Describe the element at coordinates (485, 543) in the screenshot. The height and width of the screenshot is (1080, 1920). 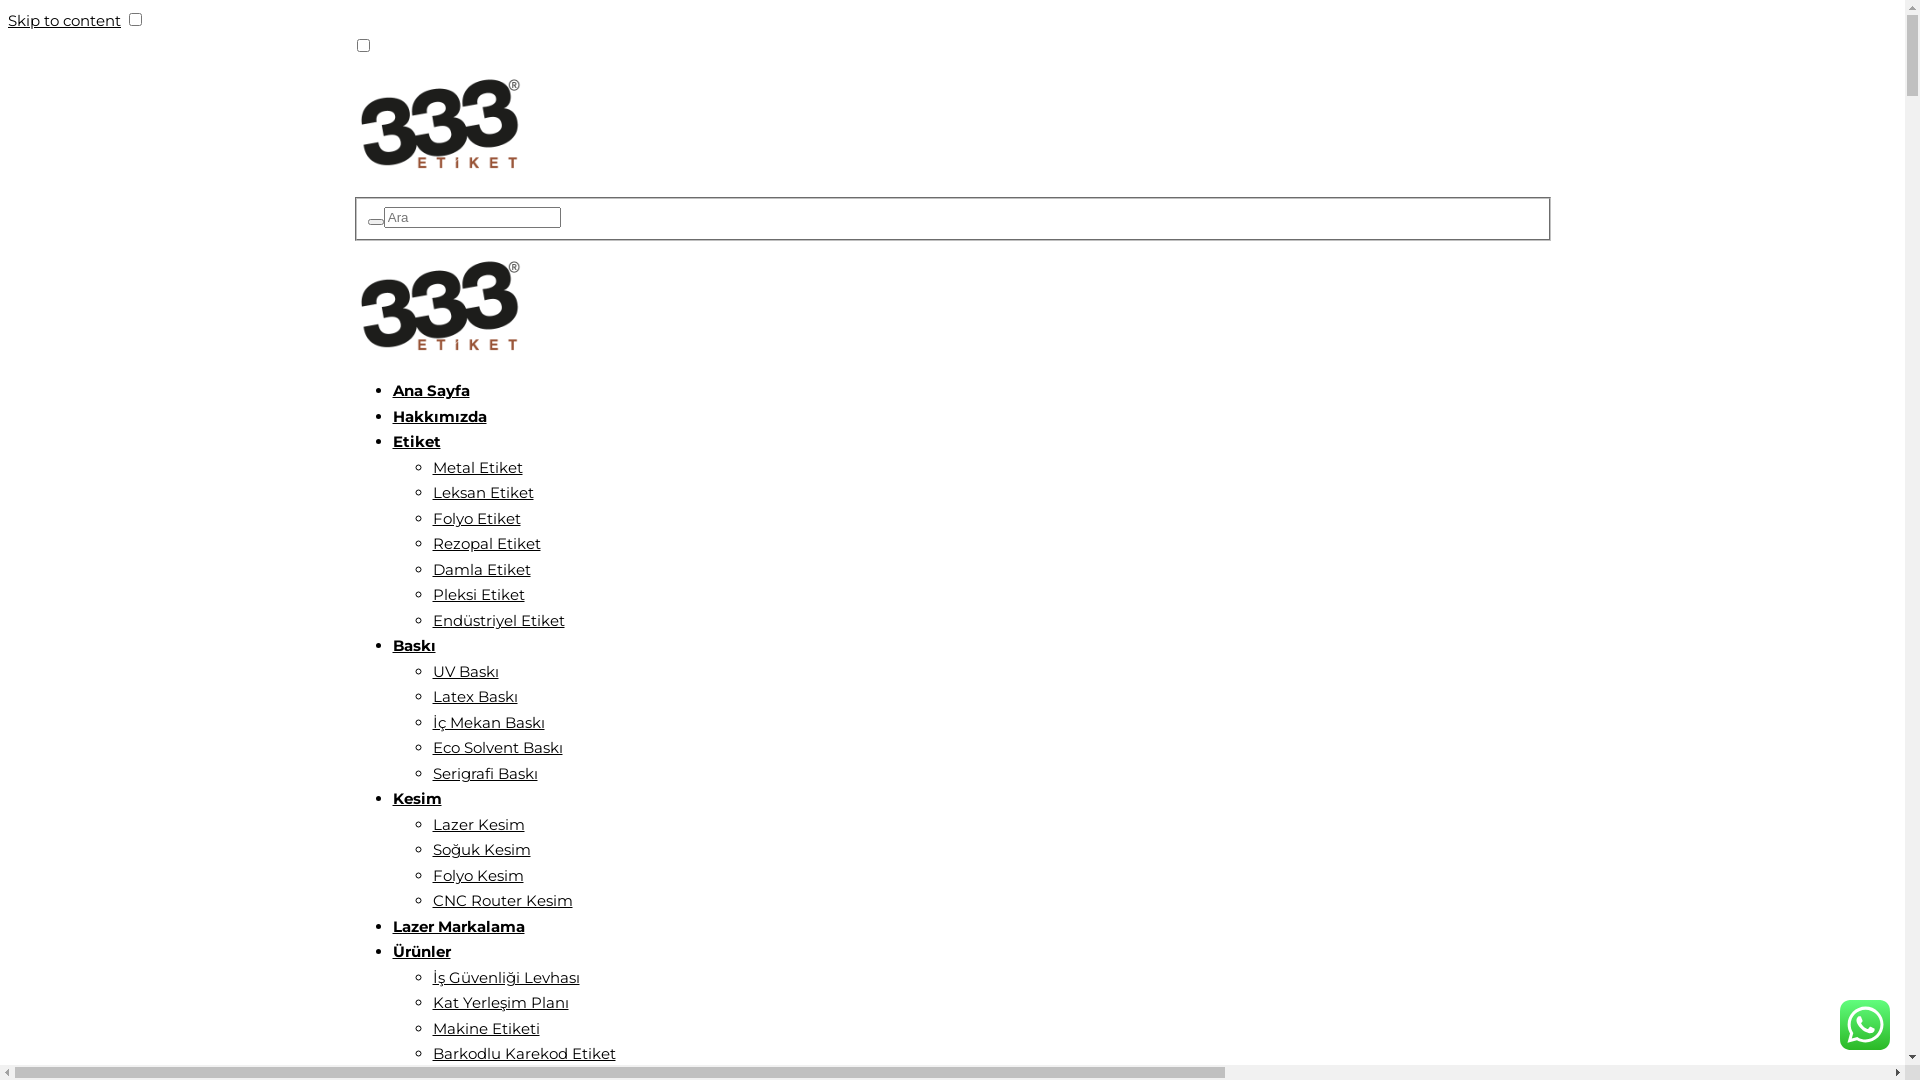
I see `'Rezopal Etiket'` at that location.